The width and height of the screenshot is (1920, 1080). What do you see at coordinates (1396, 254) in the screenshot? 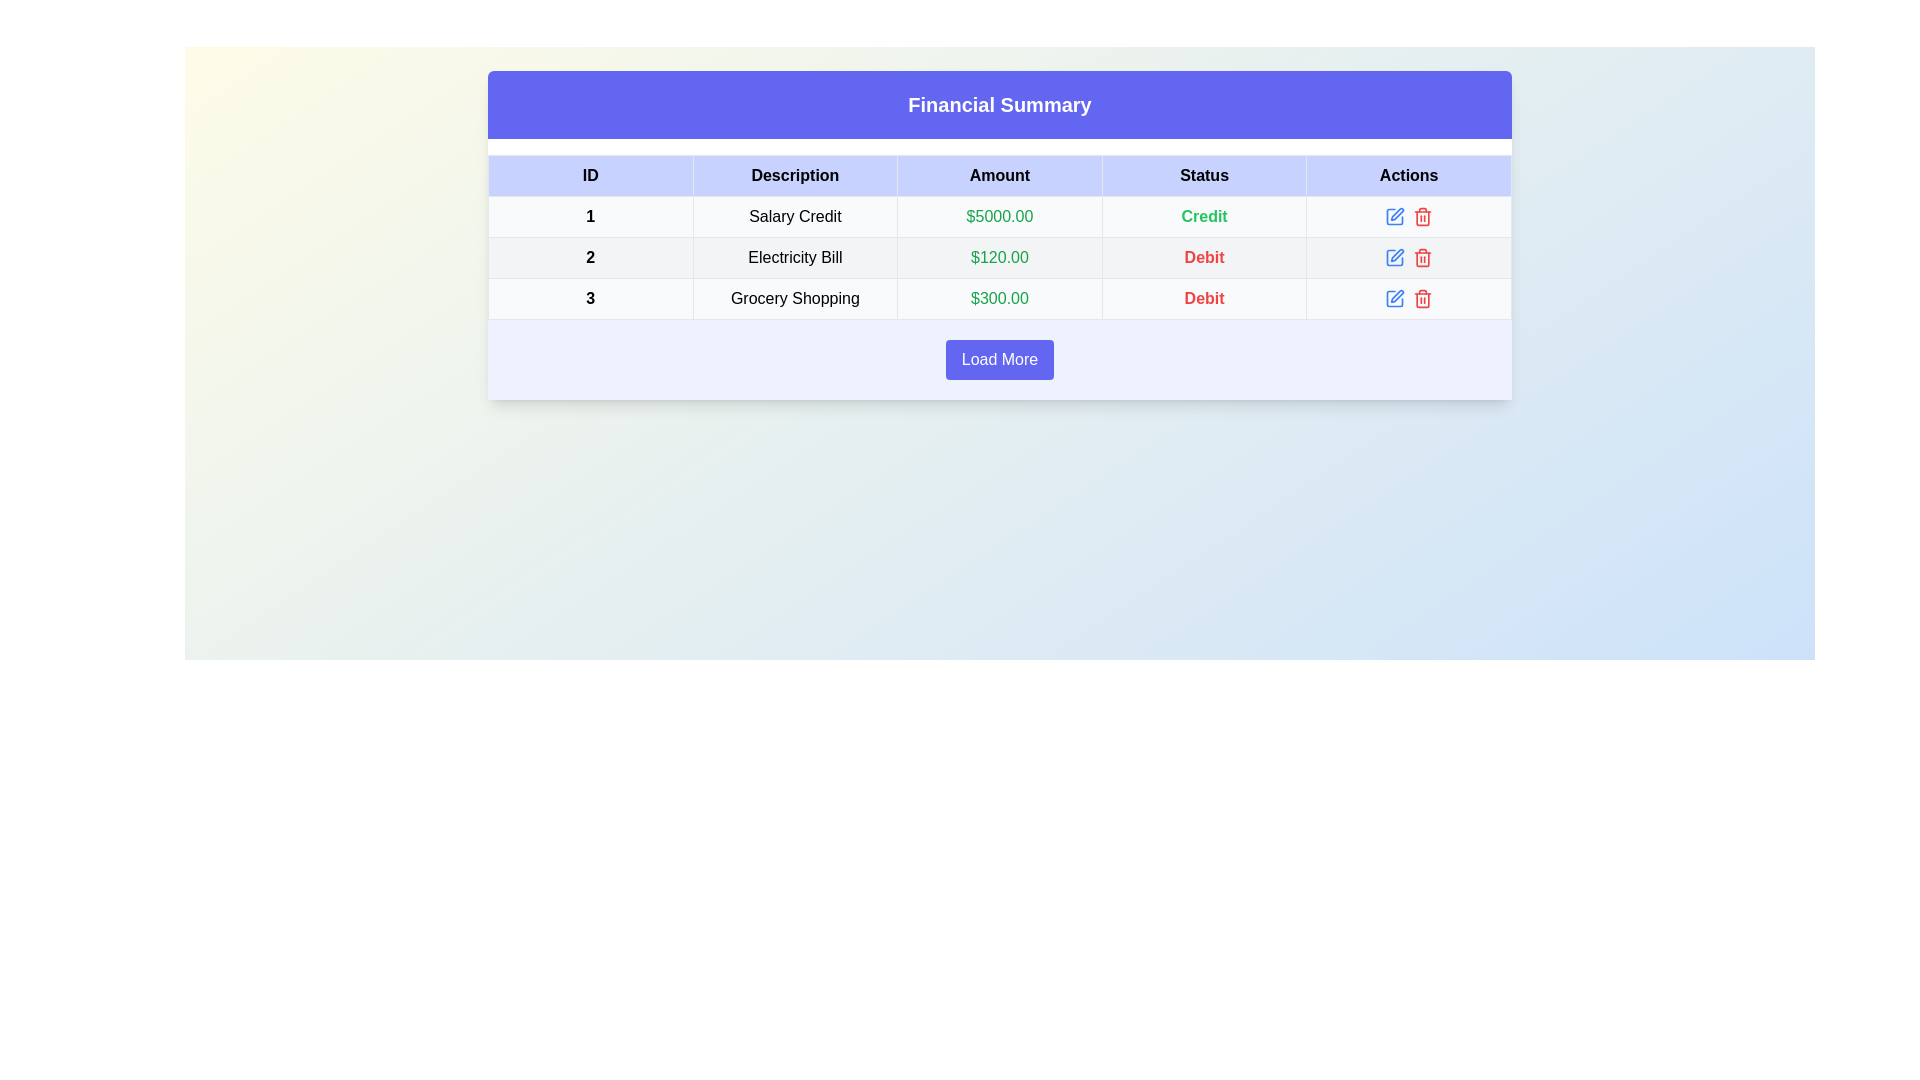
I see `the 'Edit' icon (Pen within a square) in the Actions column of the financial summary table, specifically in the second row labeled 'Electricity Bill'` at bounding box center [1396, 254].